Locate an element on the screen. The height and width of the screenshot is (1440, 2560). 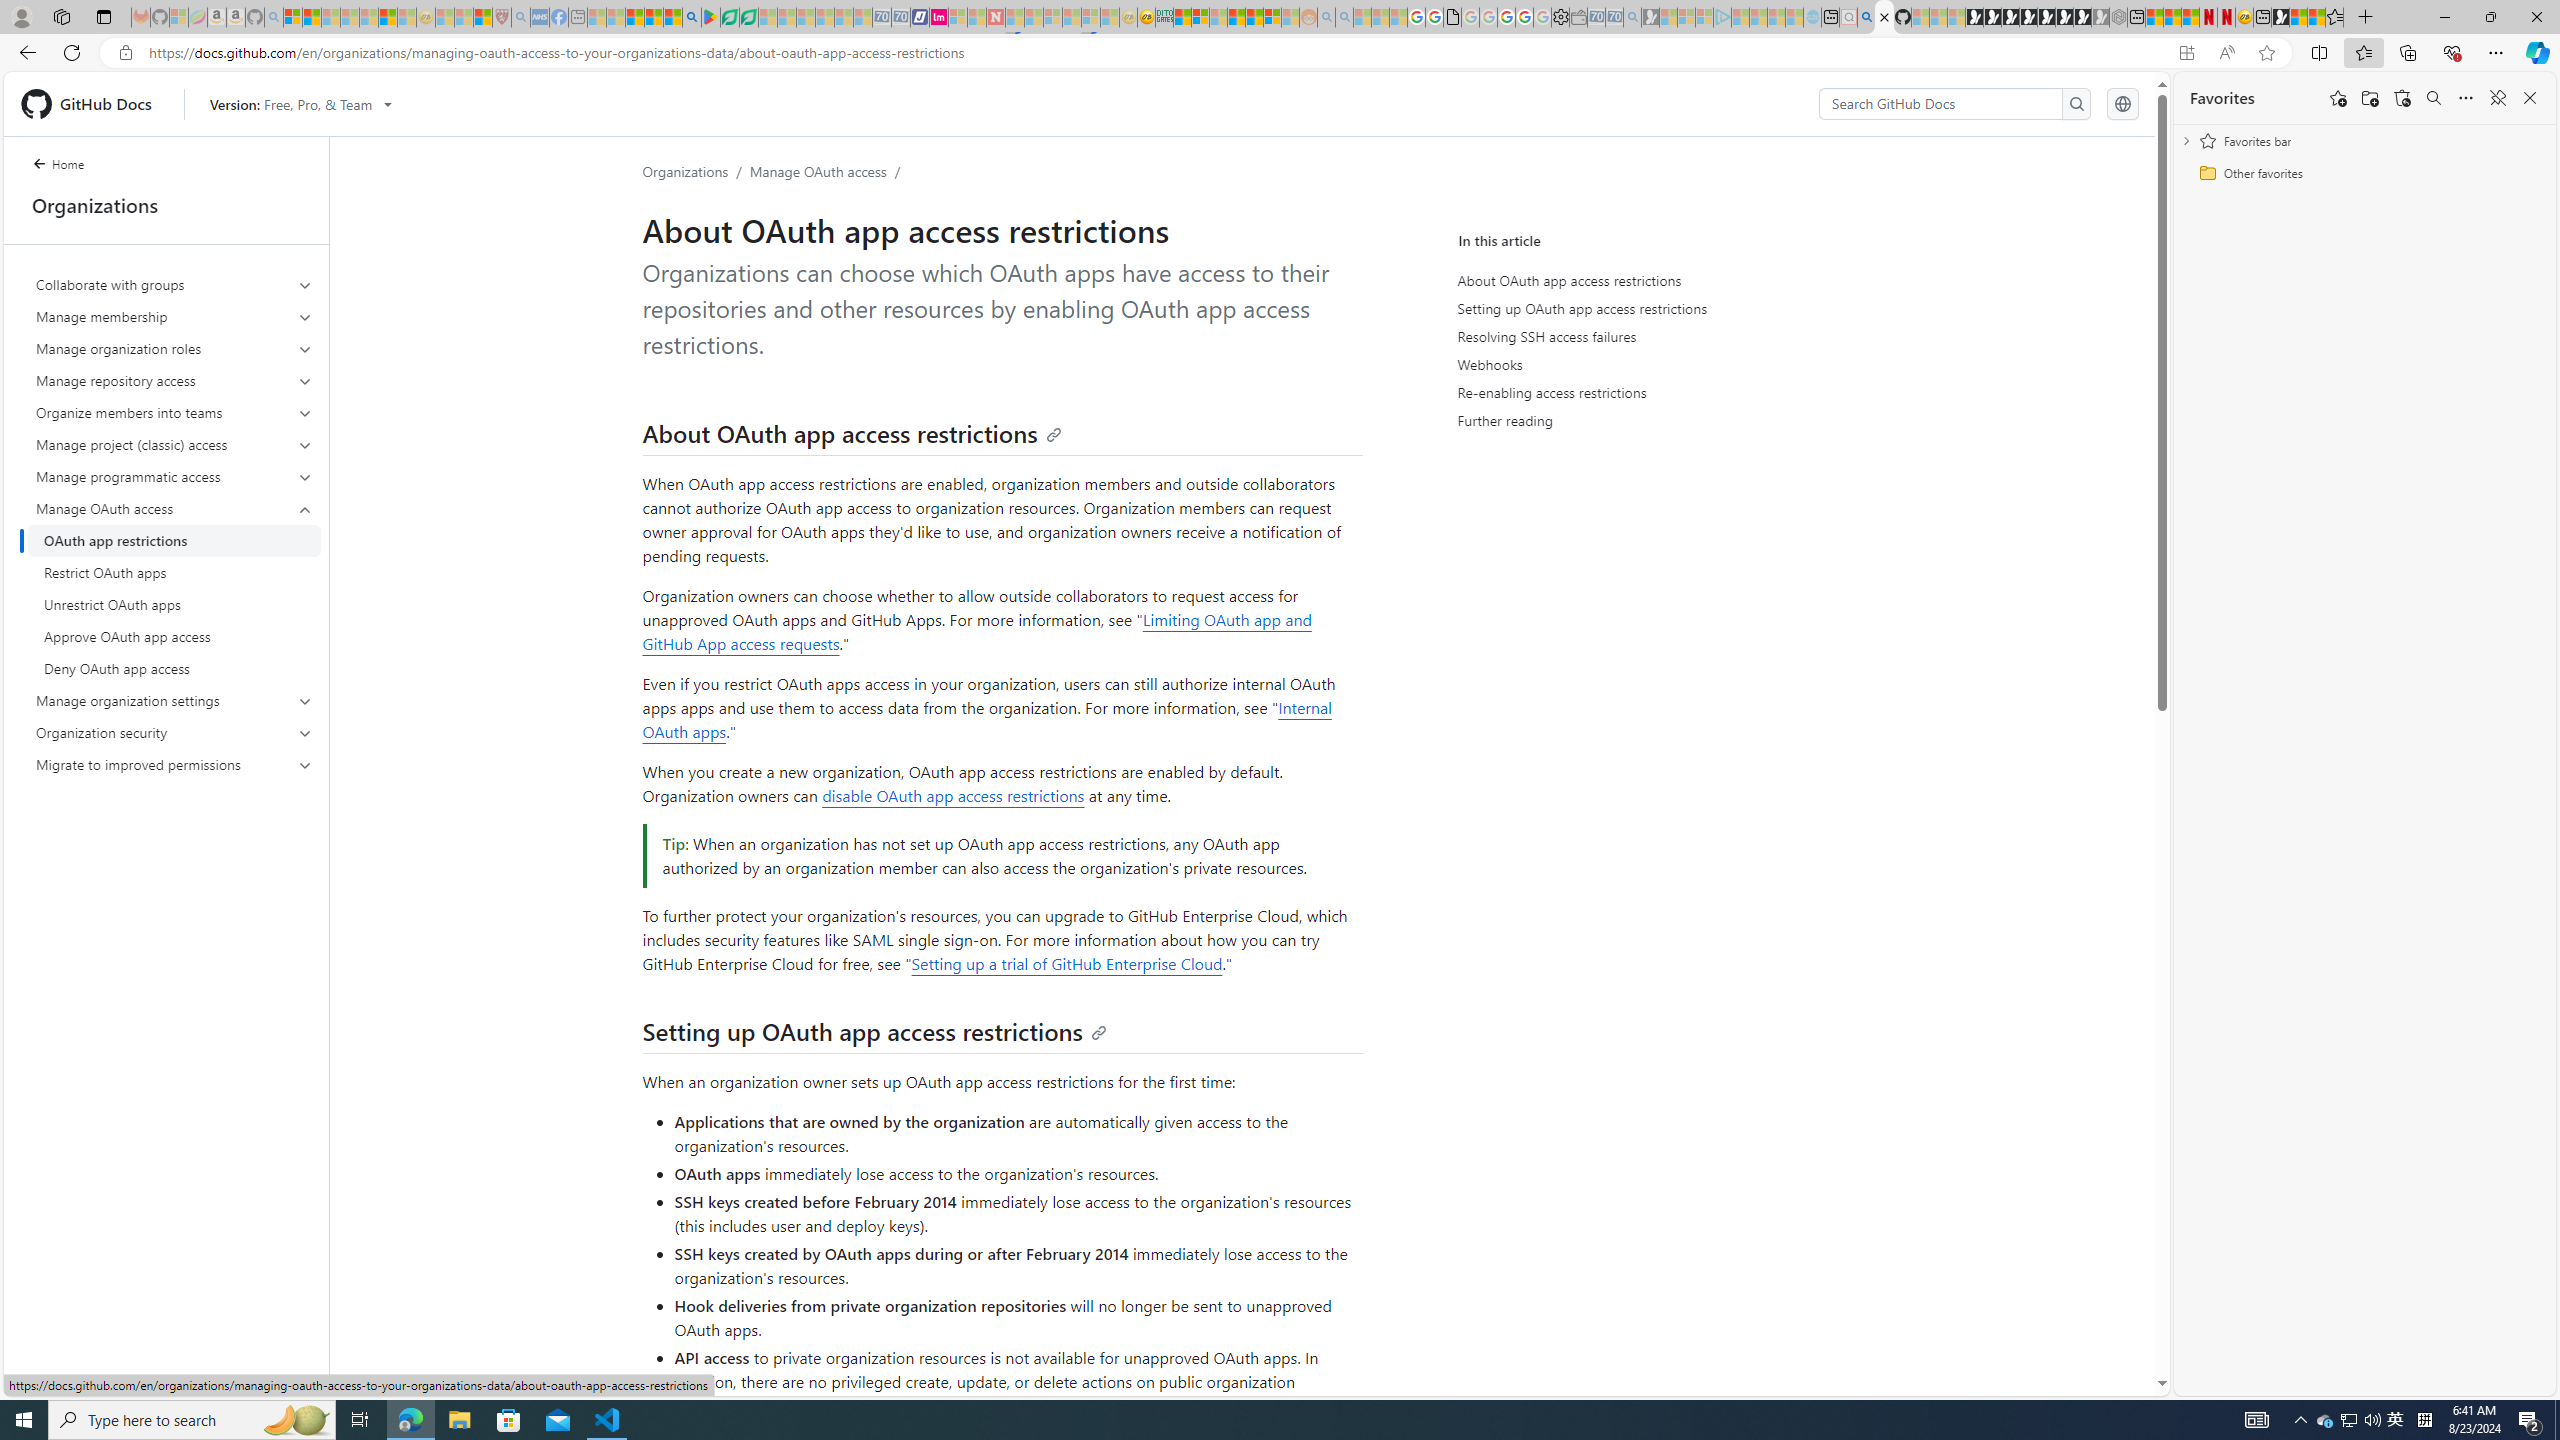
'Restrict OAuth apps' is located at coordinates (174, 572).